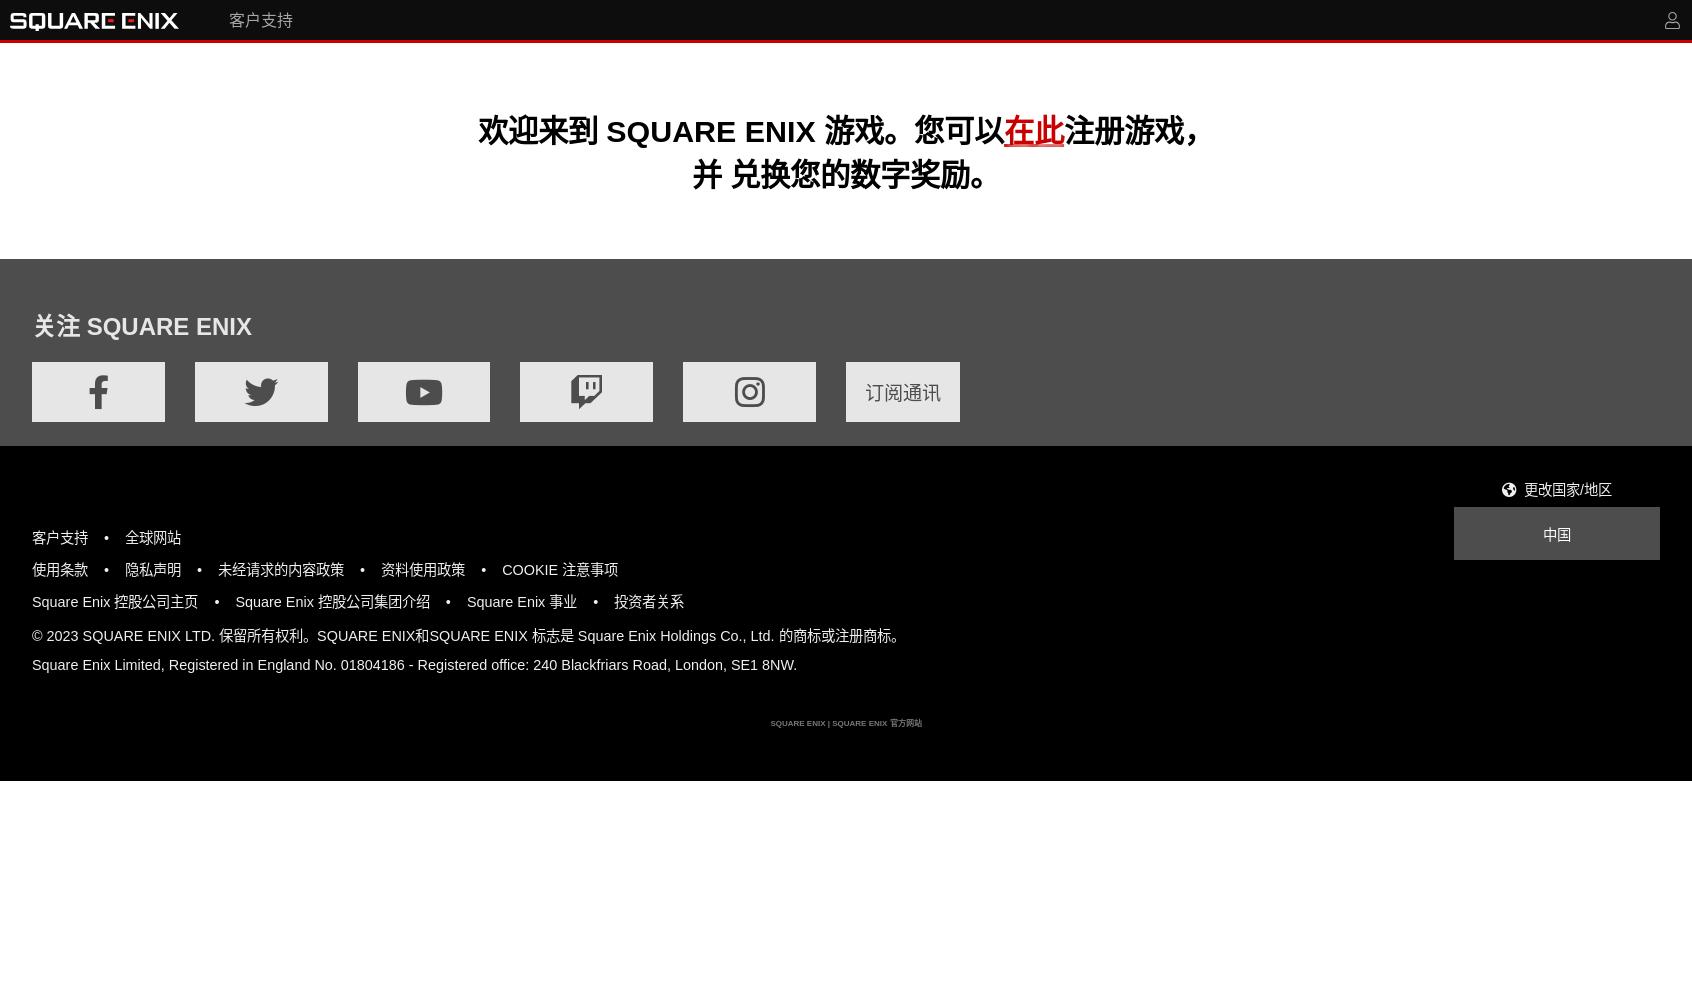 The image size is (1692, 1000). Describe the element at coordinates (30, 325) in the screenshot. I see `'关注 SQUARE ENIX'` at that location.